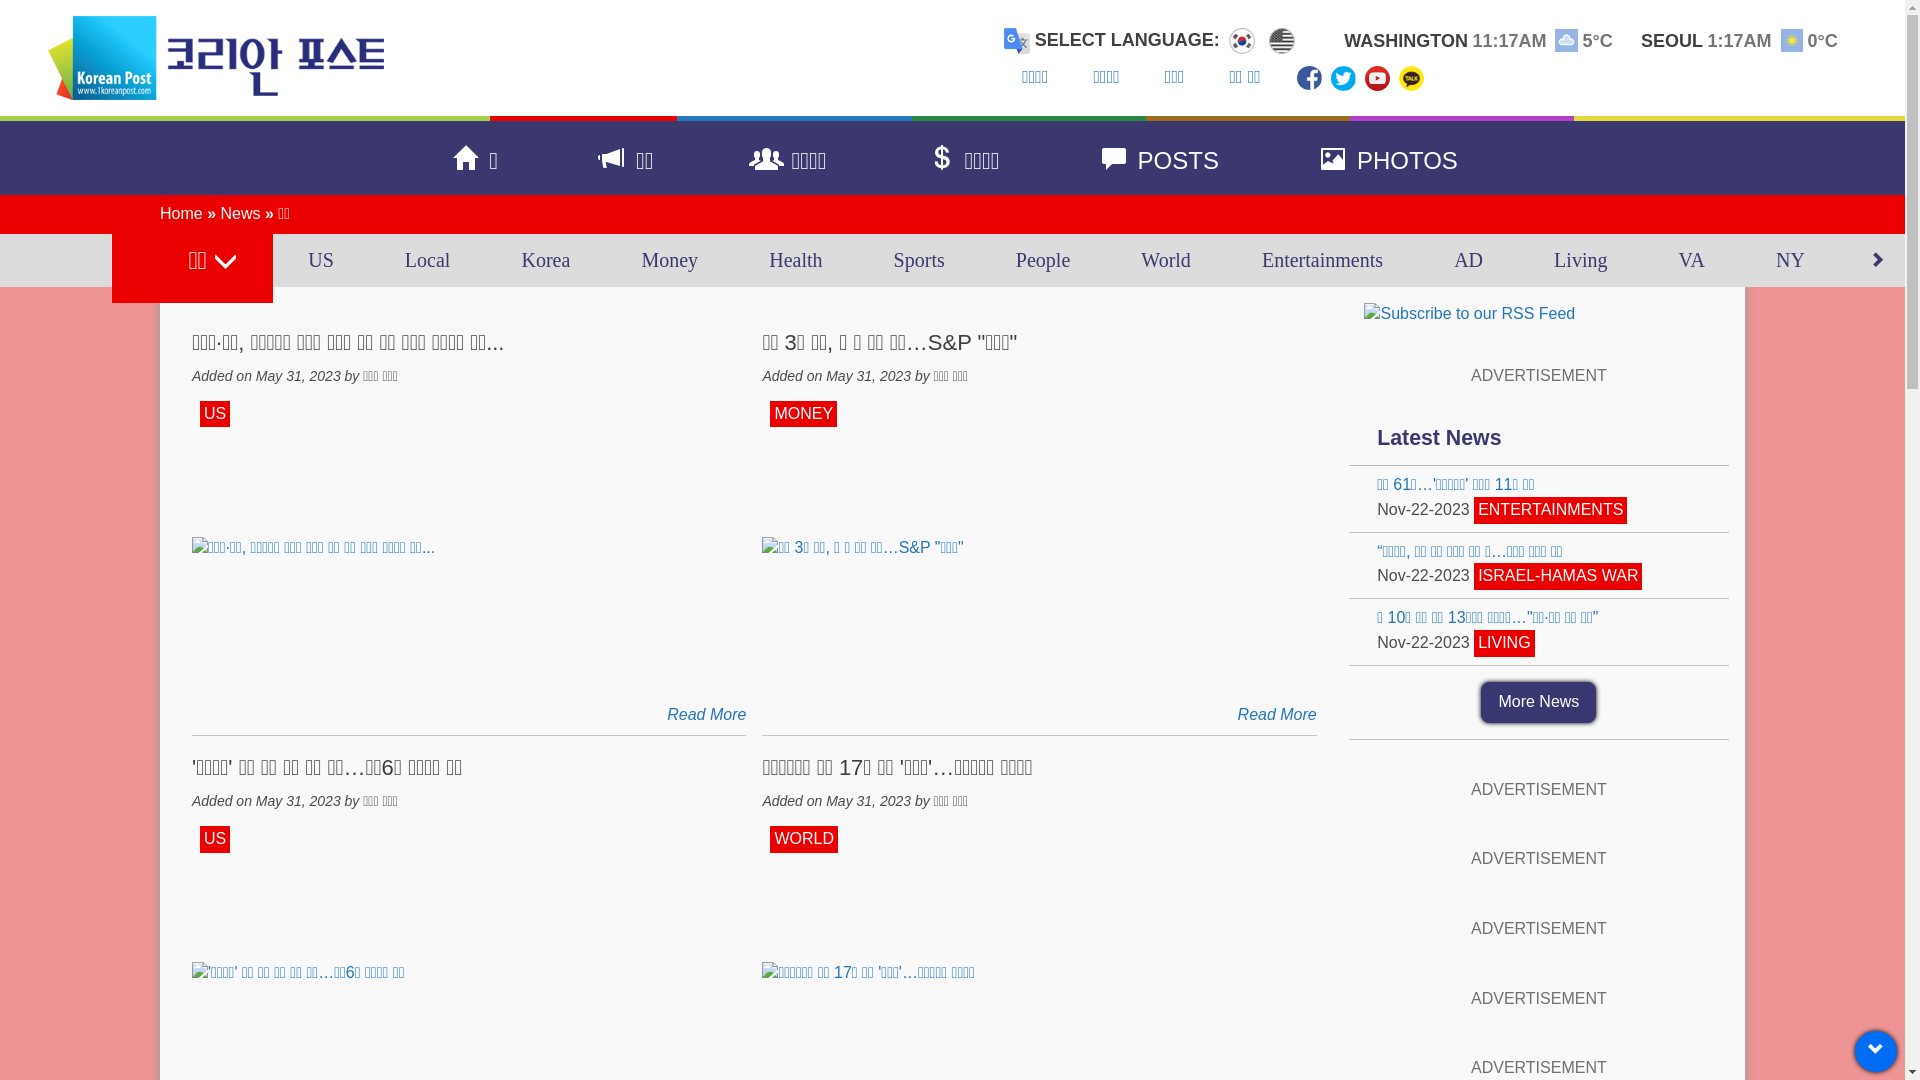 The width and height of the screenshot is (1920, 1080). What do you see at coordinates (1853, 1050) in the screenshot?
I see `'Scroll to Top'` at bounding box center [1853, 1050].